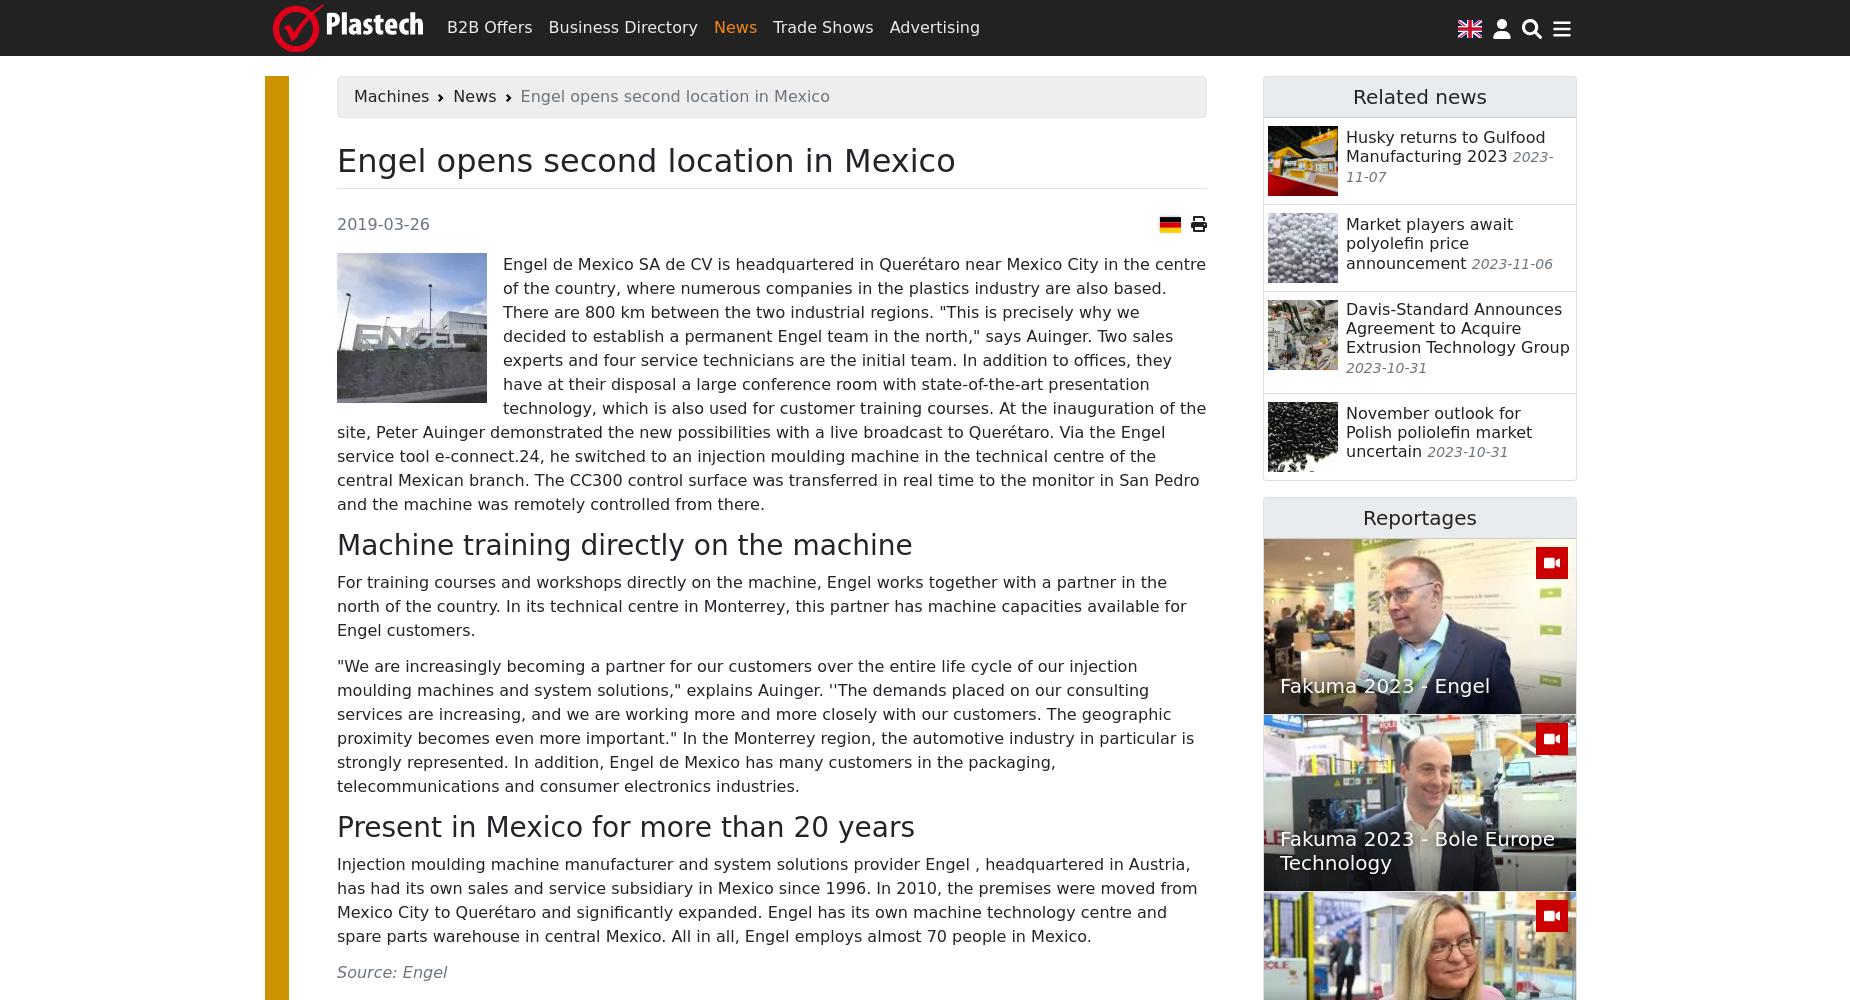 This screenshot has width=1850, height=1000. What do you see at coordinates (1419, 517) in the screenshot?
I see `'Reportages'` at bounding box center [1419, 517].